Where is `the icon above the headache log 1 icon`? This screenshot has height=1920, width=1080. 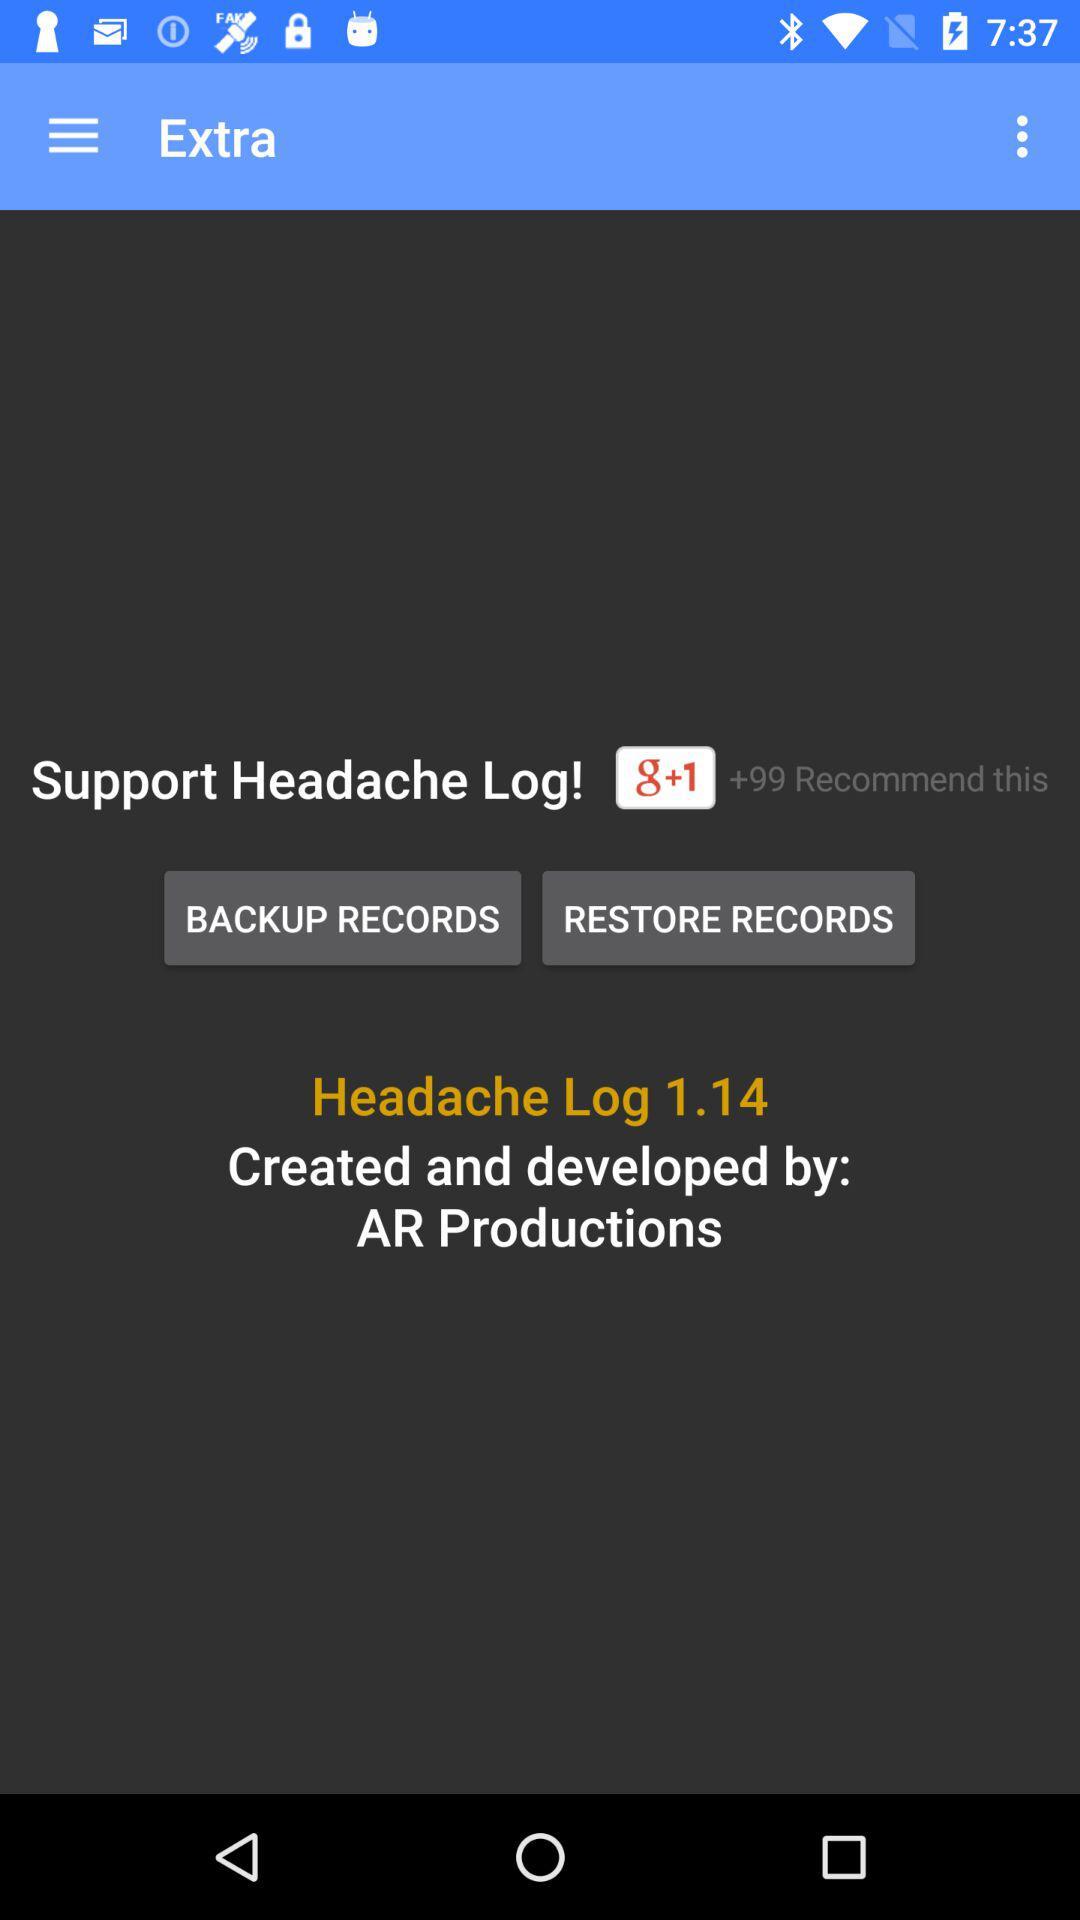 the icon above the headache log 1 icon is located at coordinates (728, 916).